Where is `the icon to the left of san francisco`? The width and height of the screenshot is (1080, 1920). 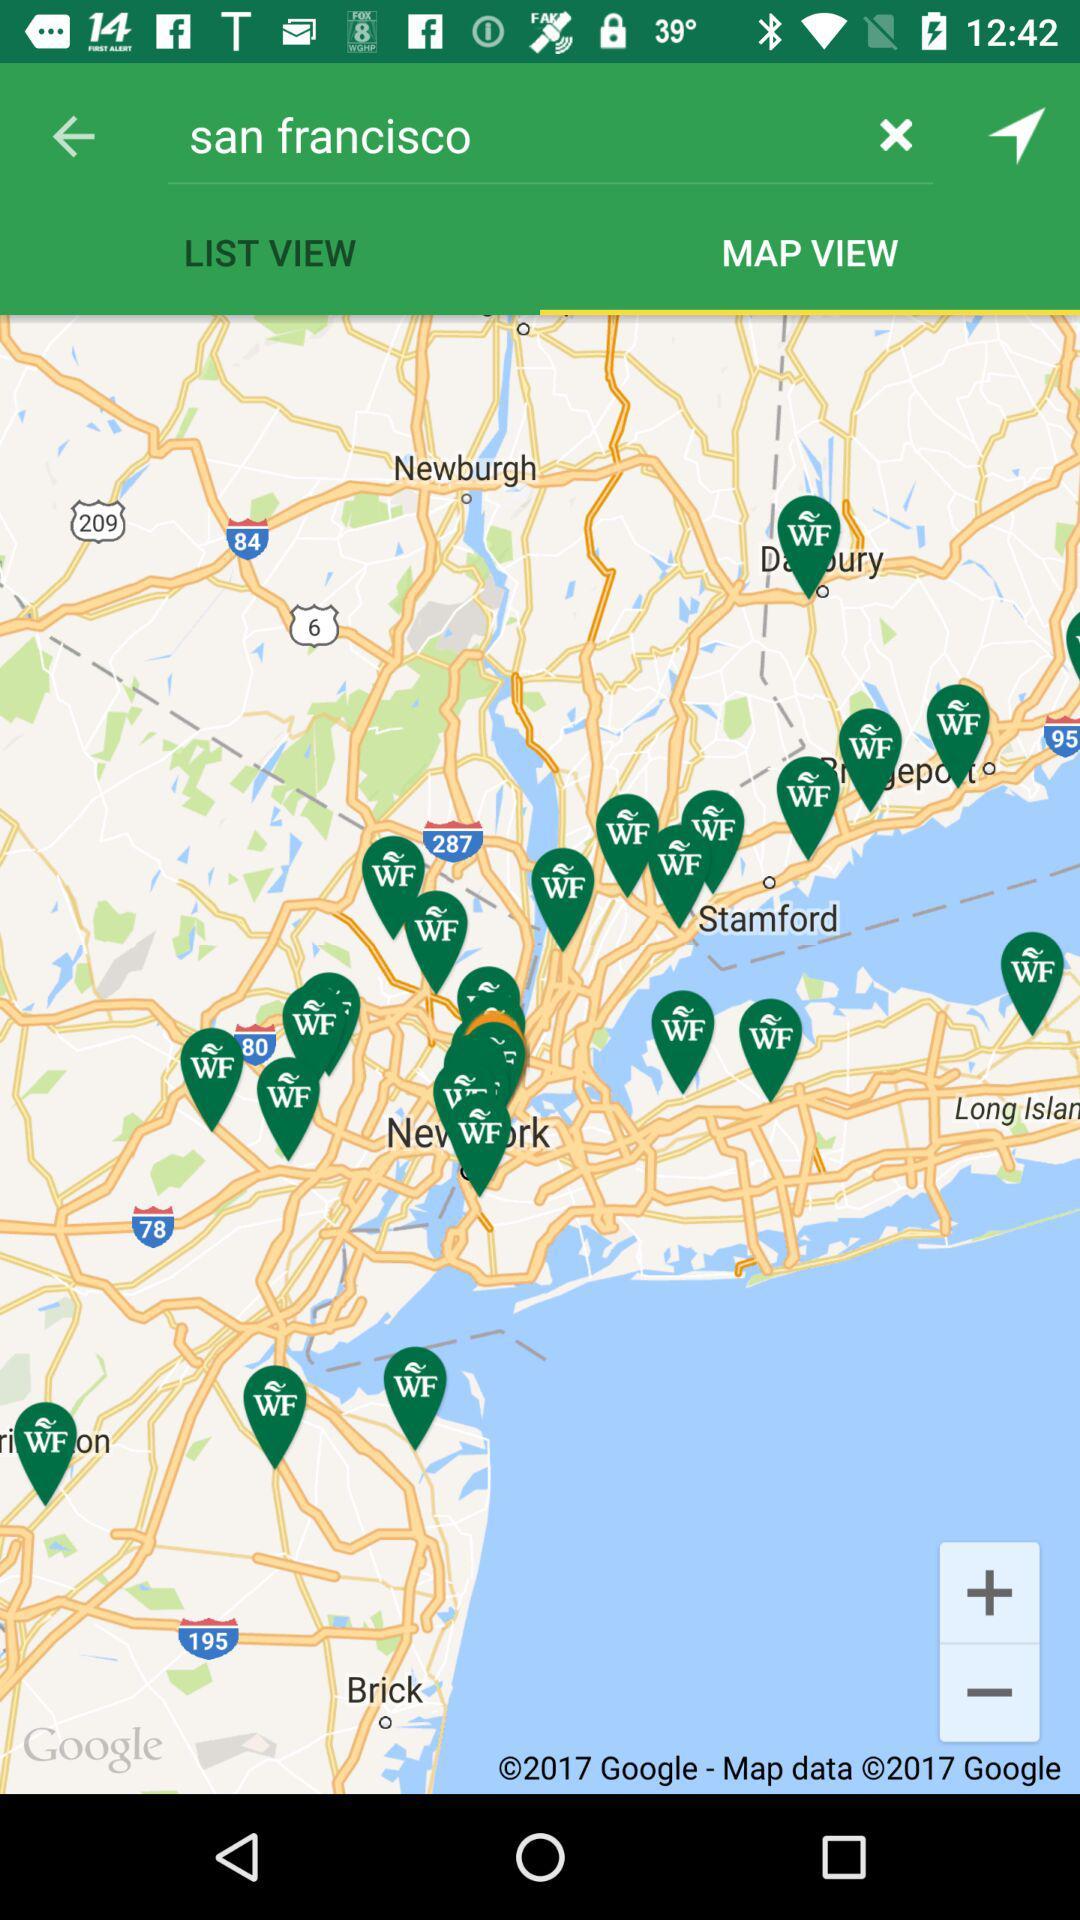
the icon to the left of san francisco is located at coordinates (72, 135).